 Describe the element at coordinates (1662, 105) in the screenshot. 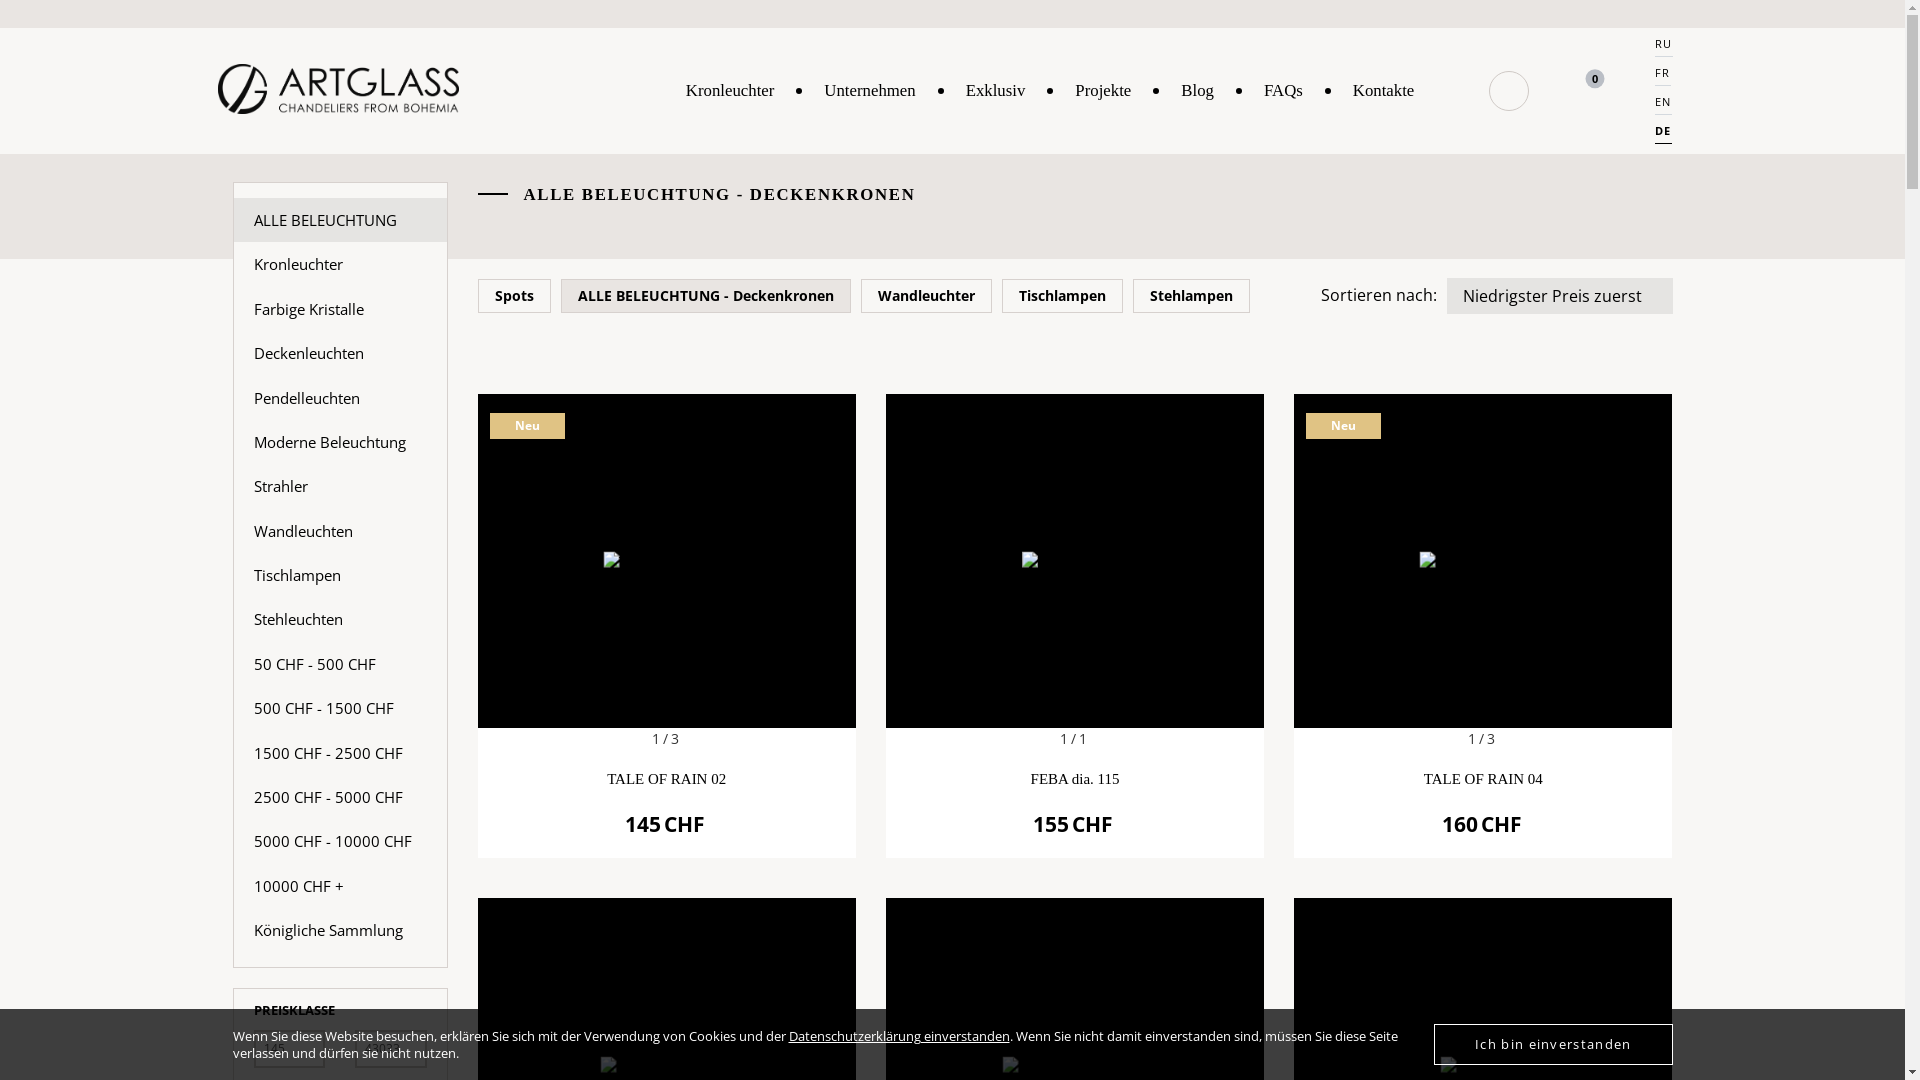

I see `'EN'` at that location.